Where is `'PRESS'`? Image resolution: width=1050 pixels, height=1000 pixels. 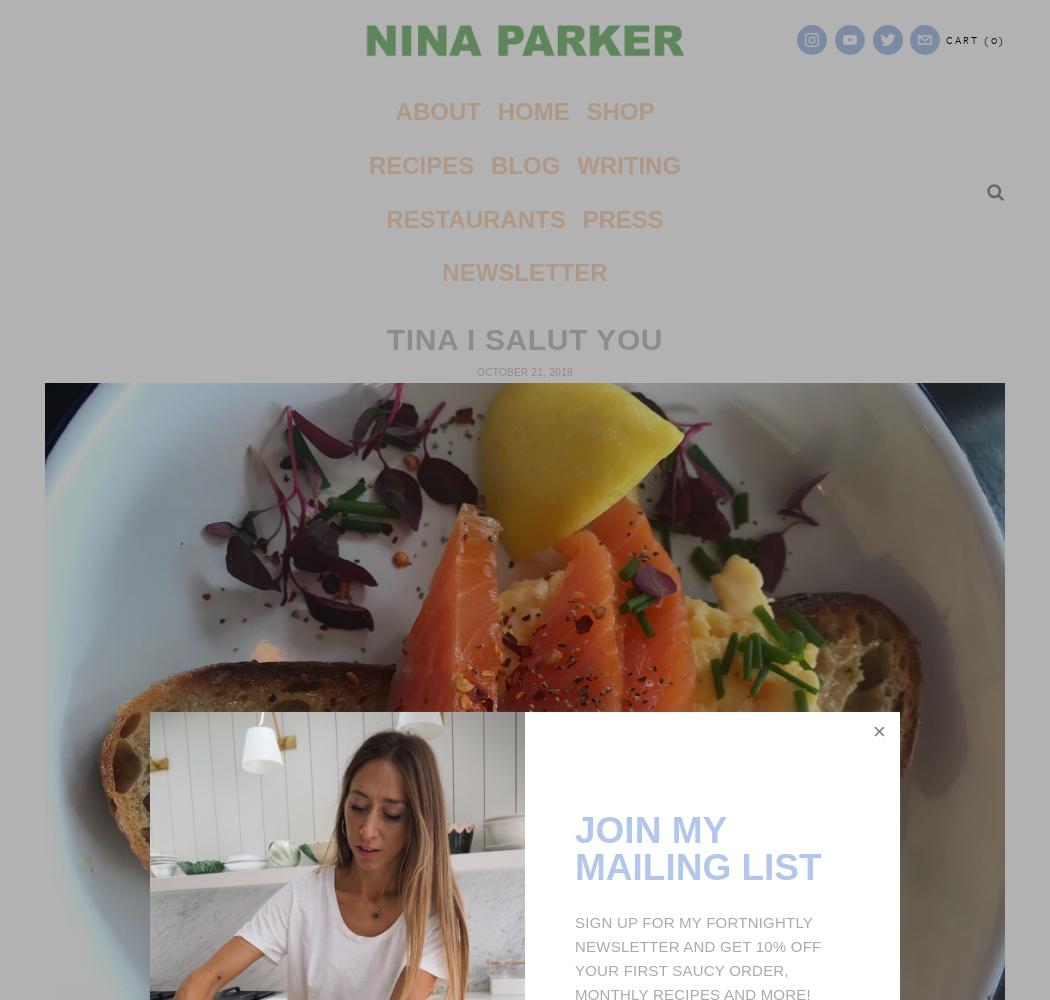
'PRESS' is located at coordinates (622, 217).